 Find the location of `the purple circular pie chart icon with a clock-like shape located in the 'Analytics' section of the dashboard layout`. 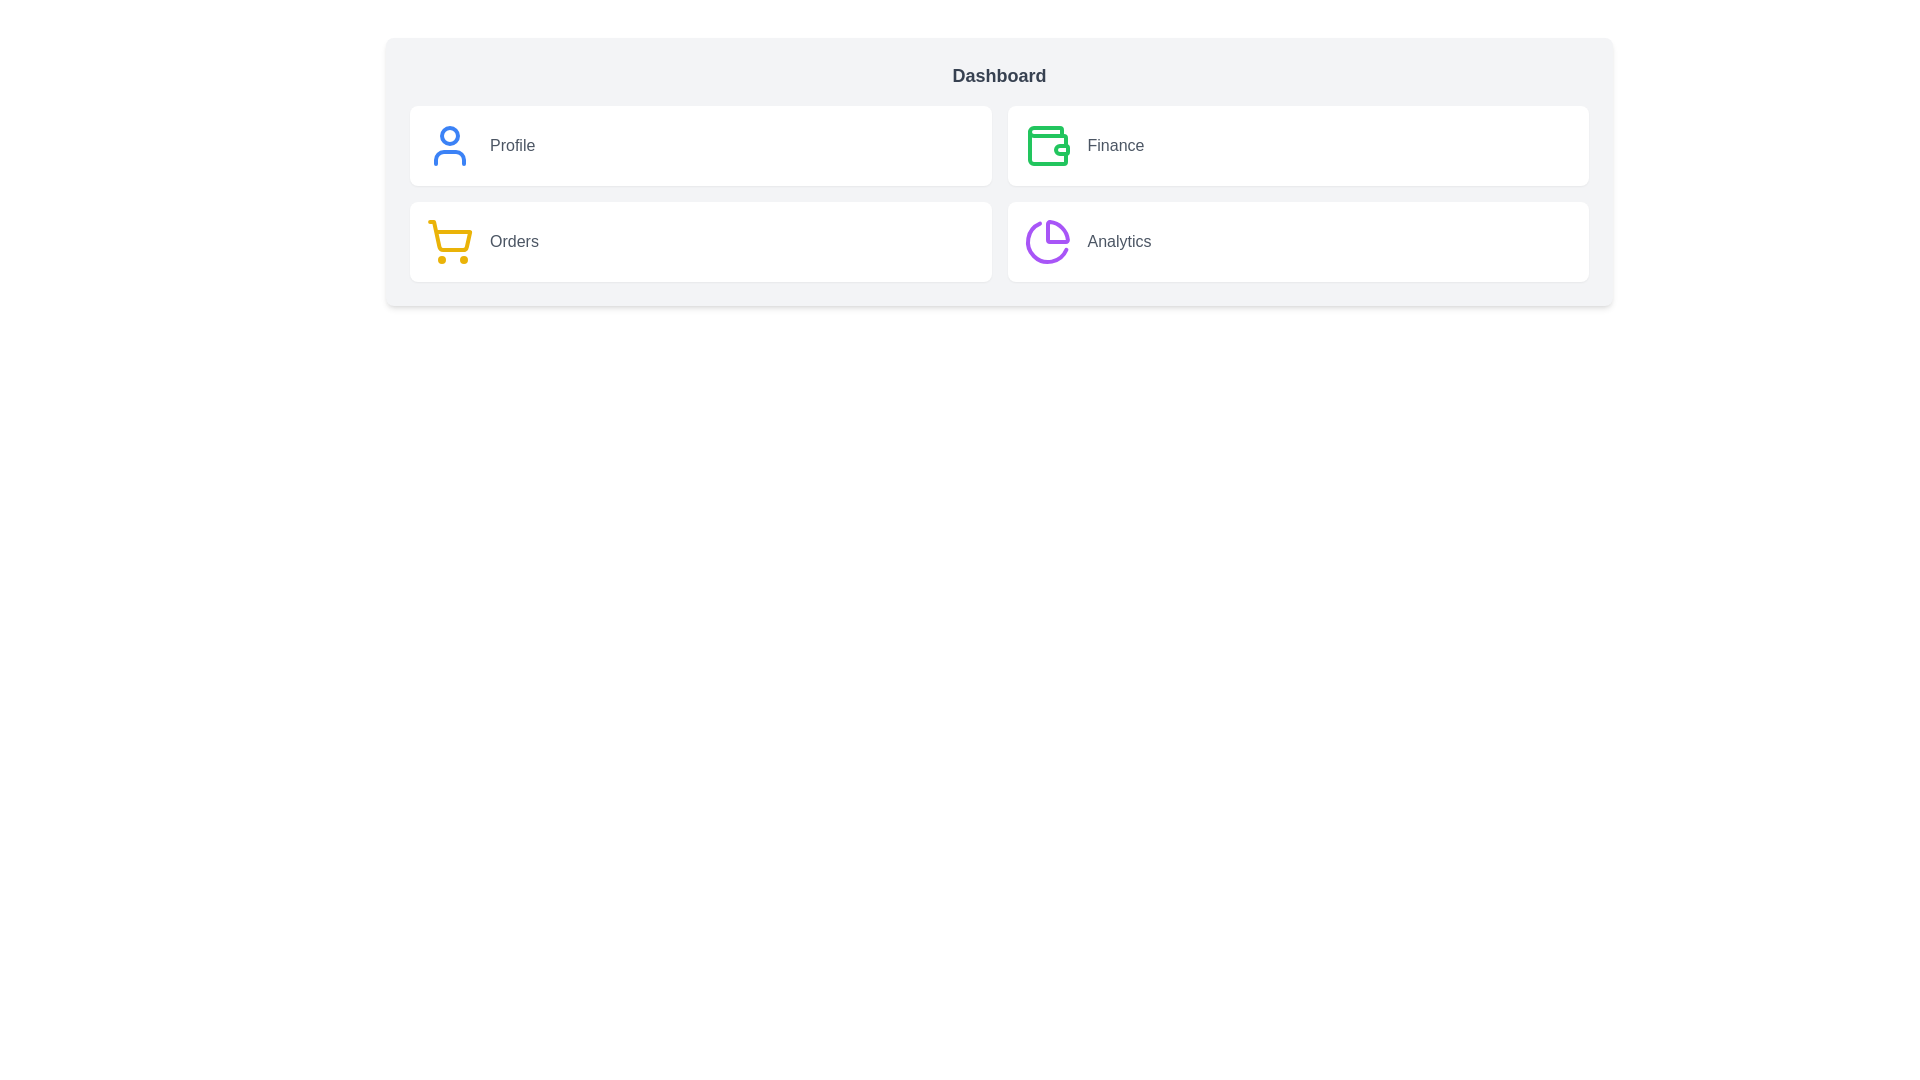

the purple circular pie chart icon with a clock-like shape located in the 'Analytics' section of the dashboard layout is located at coordinates (1045, 241).